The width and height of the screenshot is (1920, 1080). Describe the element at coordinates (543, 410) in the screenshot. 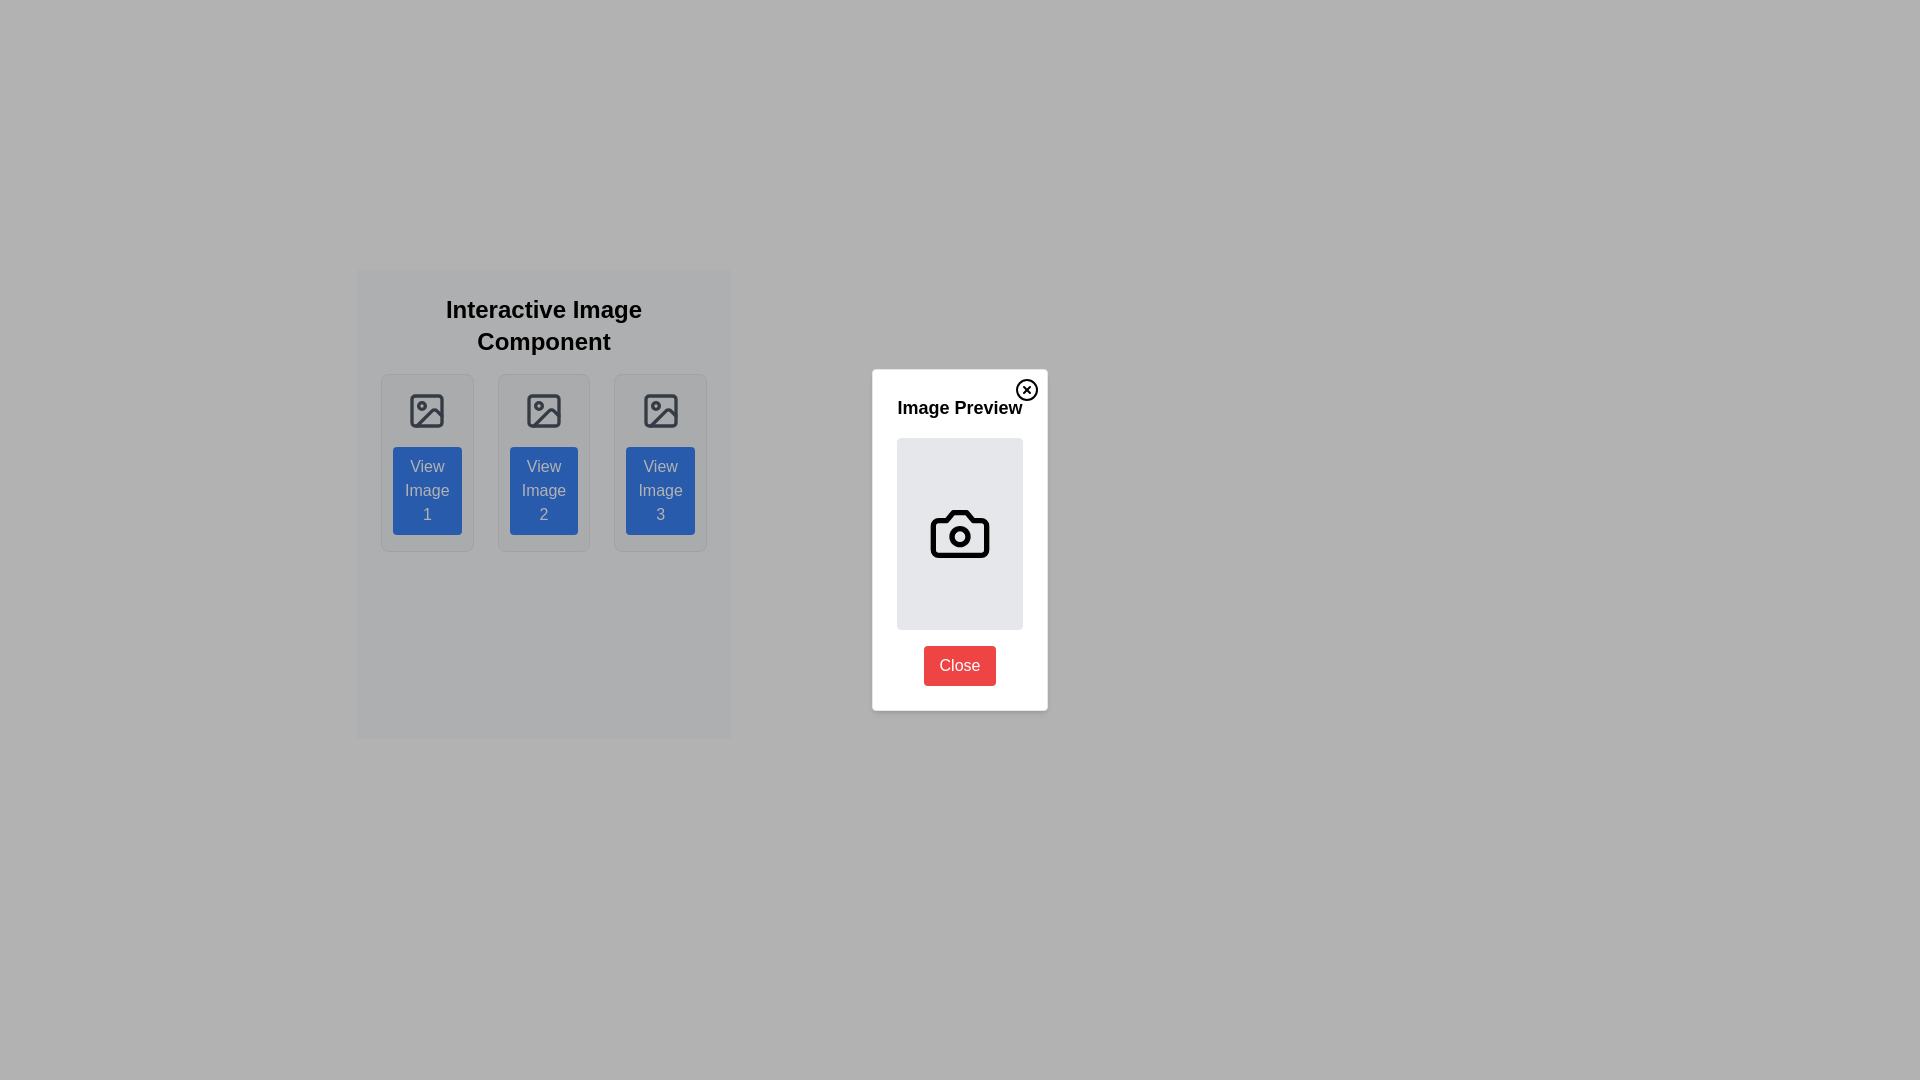

I see `the image placeholder icon located in the center of the three image buttons under the title 'Interactive Image Component'` at that location.